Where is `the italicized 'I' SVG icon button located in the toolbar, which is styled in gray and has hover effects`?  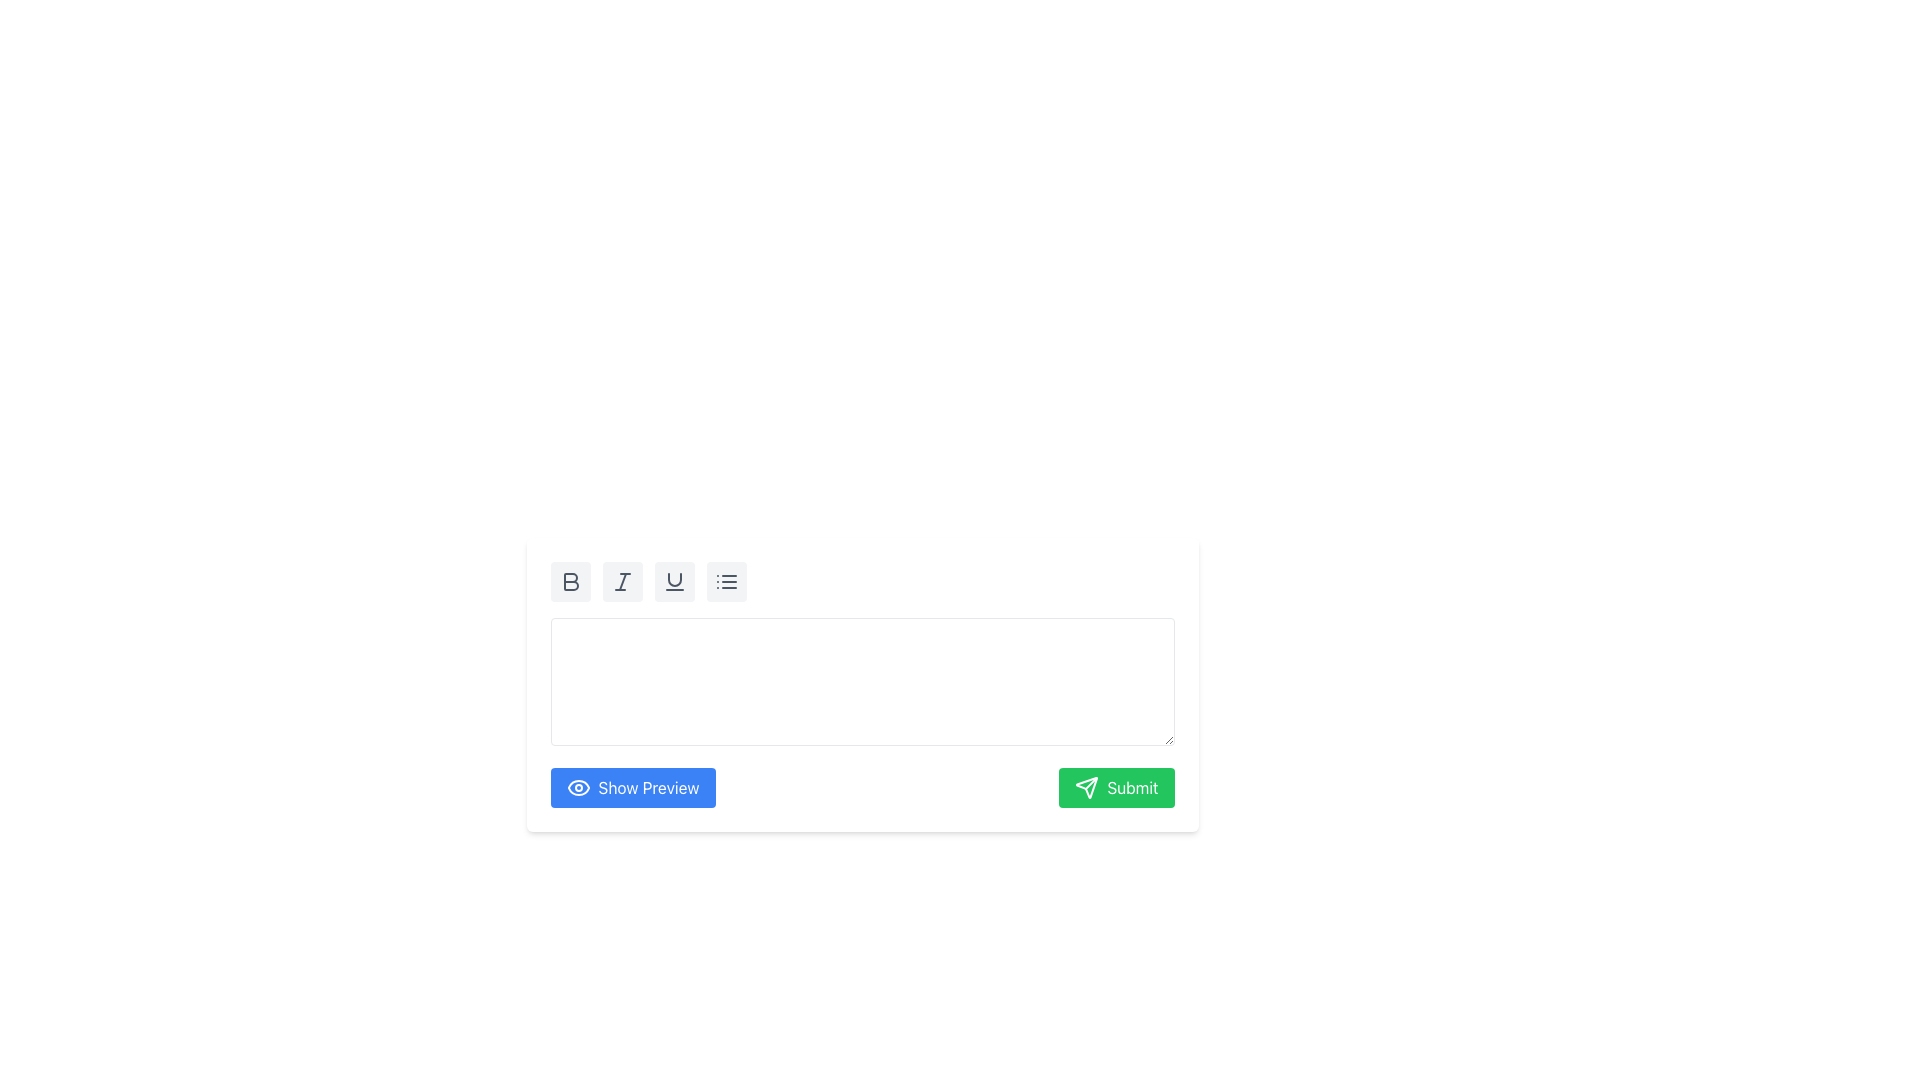
the italicized 'I' SVG icon button located in the toolbar, which is styled in gray and has hover effects is located at coordinates (621, 582).